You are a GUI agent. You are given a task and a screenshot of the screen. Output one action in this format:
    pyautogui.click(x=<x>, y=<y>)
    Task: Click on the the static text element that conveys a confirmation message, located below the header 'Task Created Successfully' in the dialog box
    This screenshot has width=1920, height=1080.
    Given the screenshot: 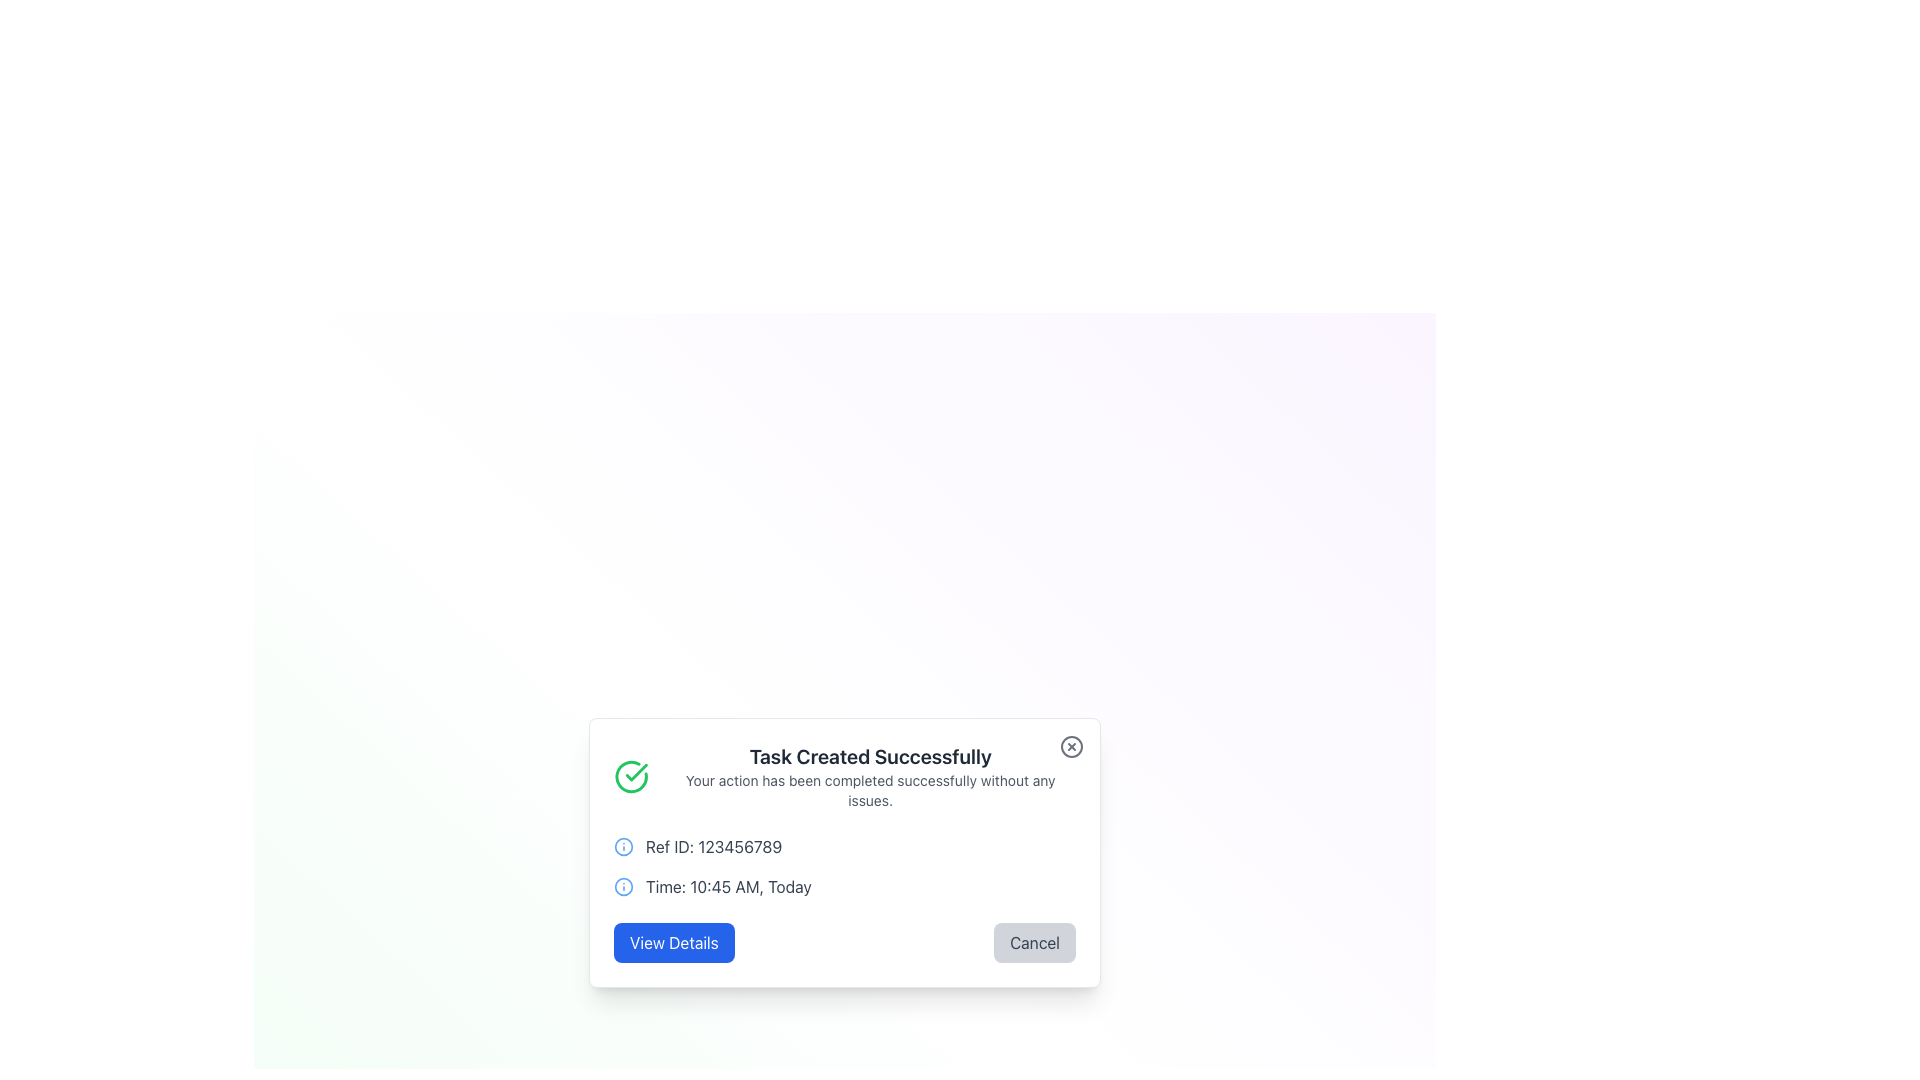 What is the action you would take?
    pyautogui.click(x=870, y=789)
    